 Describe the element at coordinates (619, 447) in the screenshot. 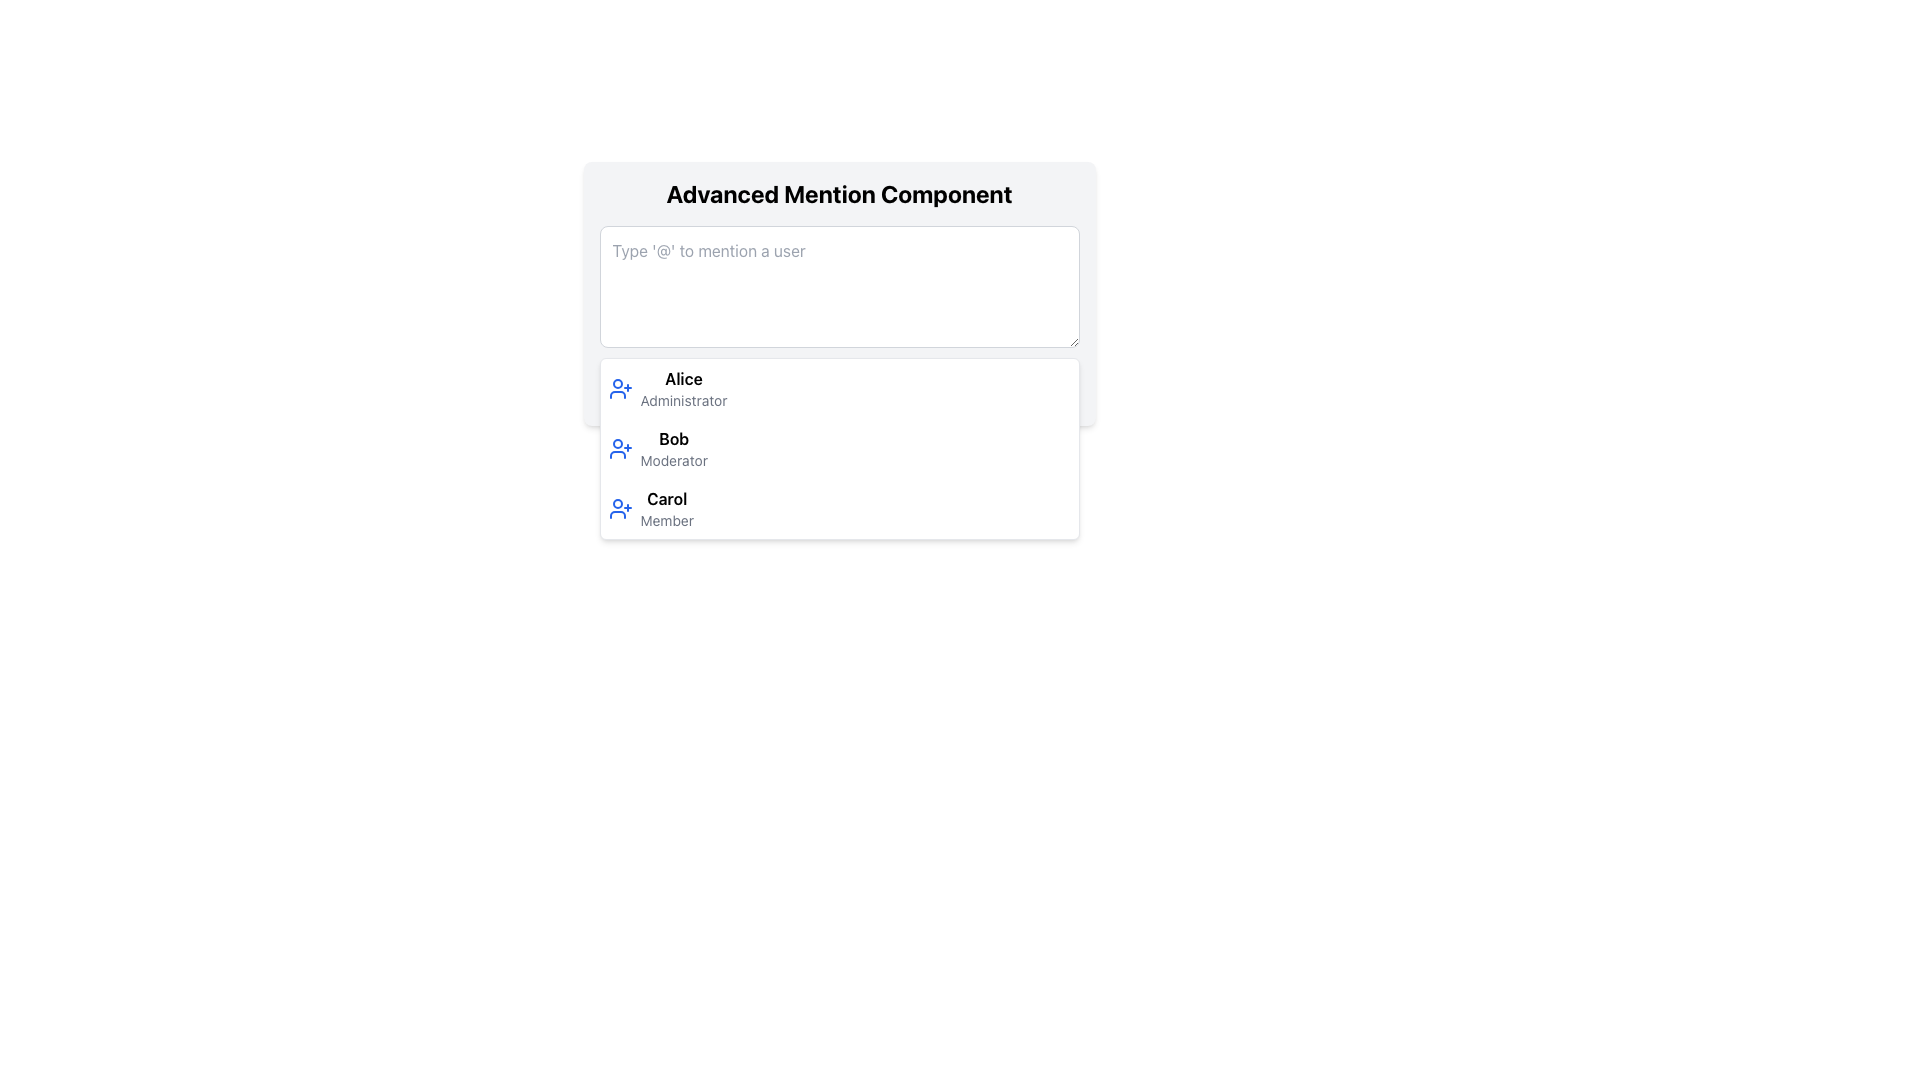

I see `the blue icon with a person outline and '+' symbol associated with adding a user, located to the left of the text 'Bob Moderator'` at that location.